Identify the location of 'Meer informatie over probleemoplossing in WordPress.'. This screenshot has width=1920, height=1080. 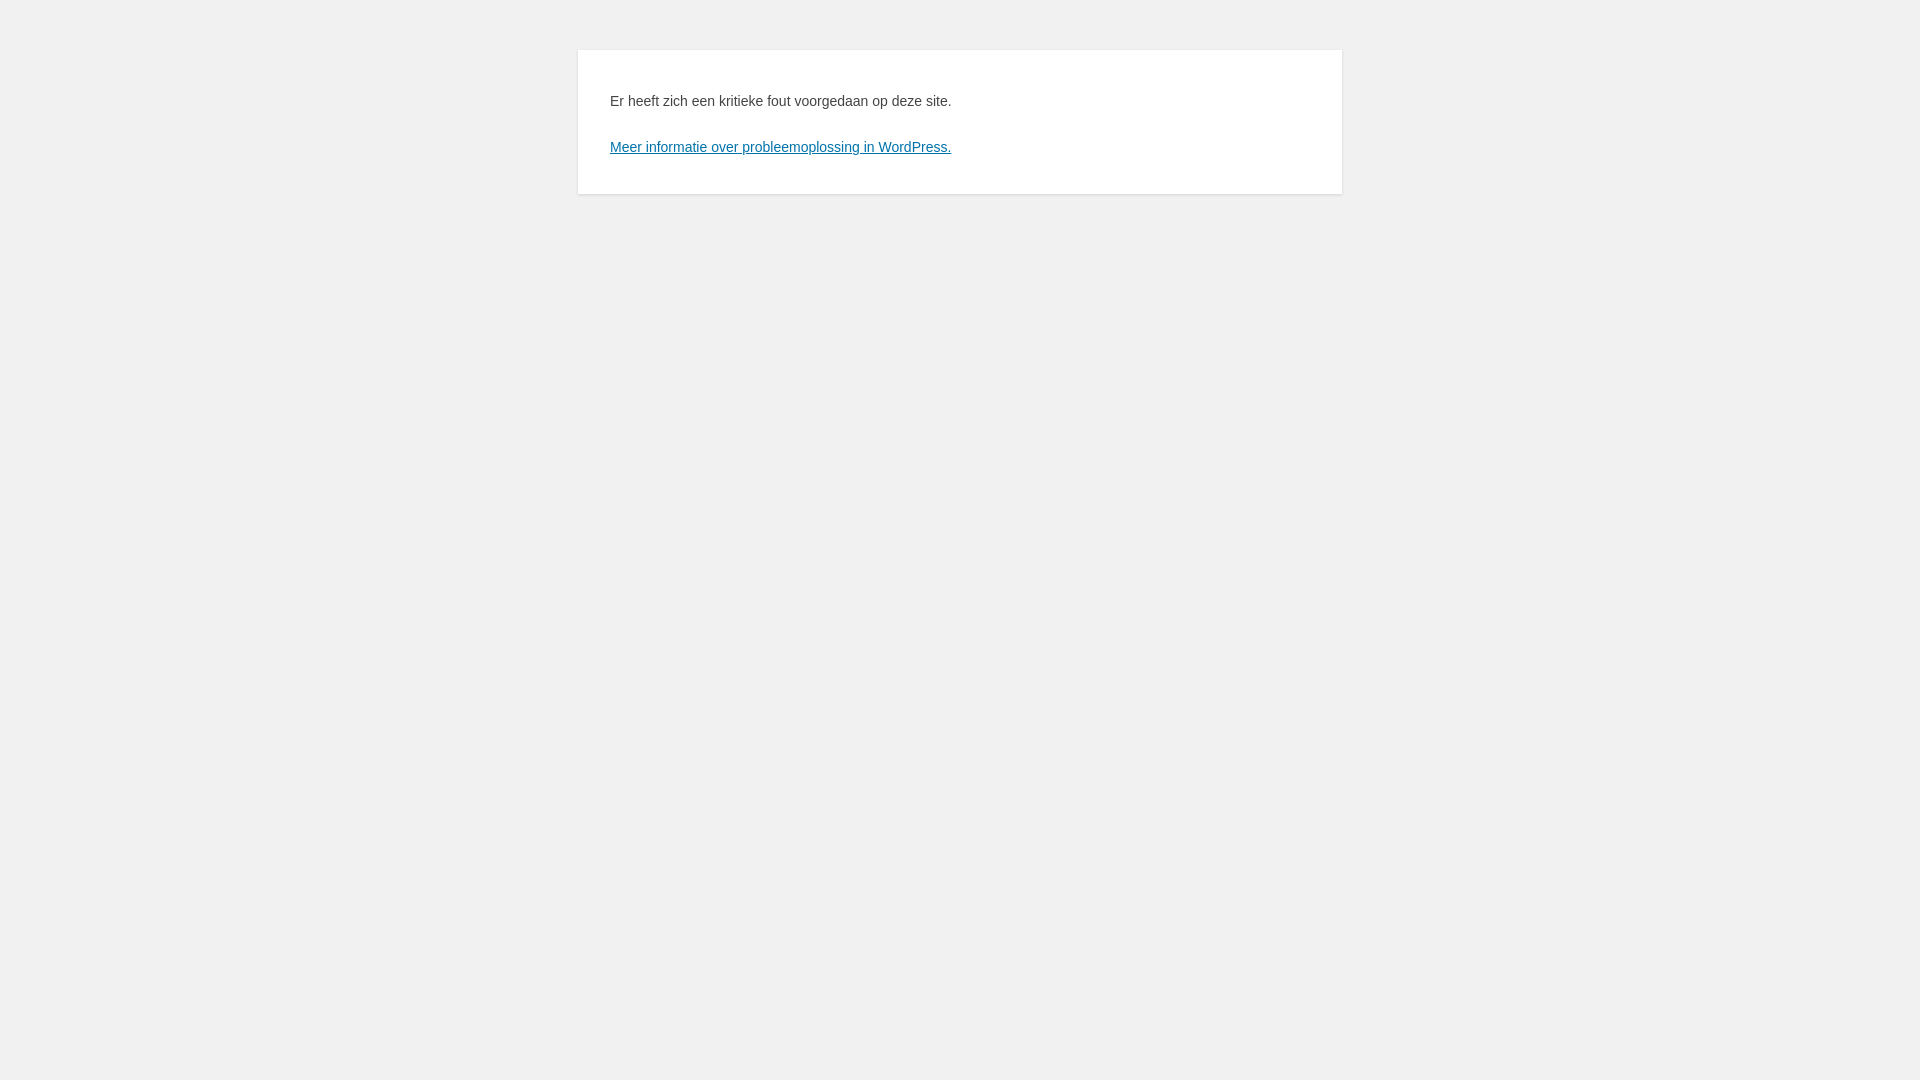
(779, 145).